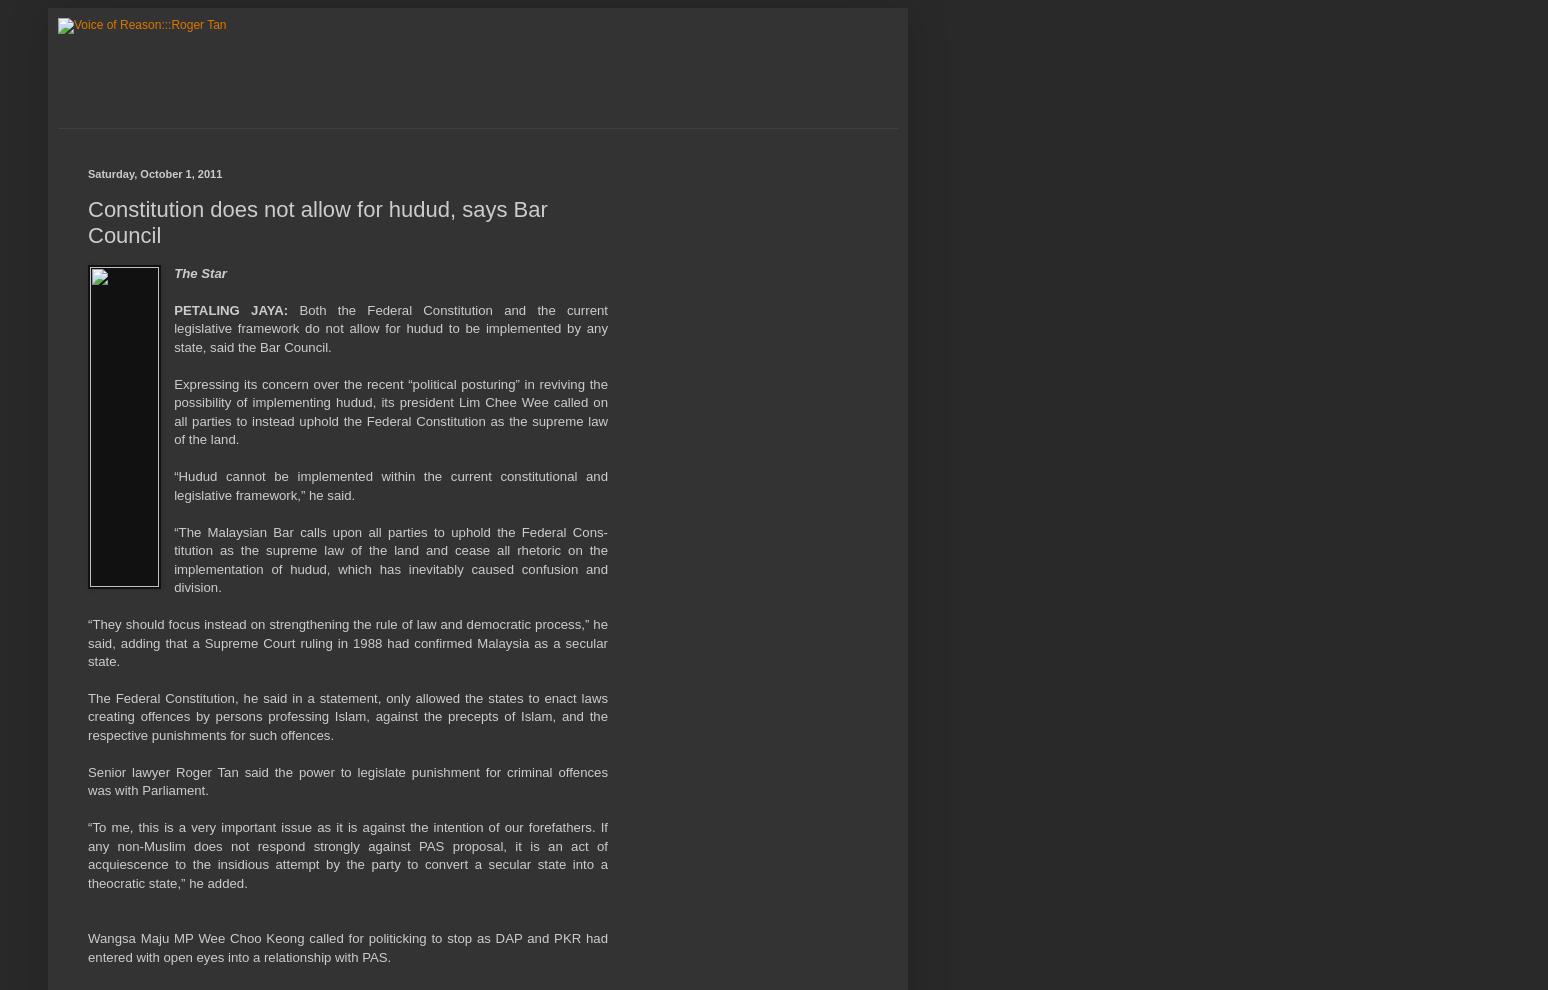 This screenshot has width=1548, height=990. Describe the element at coordinates (154, 174) in the screenshot. I see `'Saturday, October 1, 2011'` at that location.